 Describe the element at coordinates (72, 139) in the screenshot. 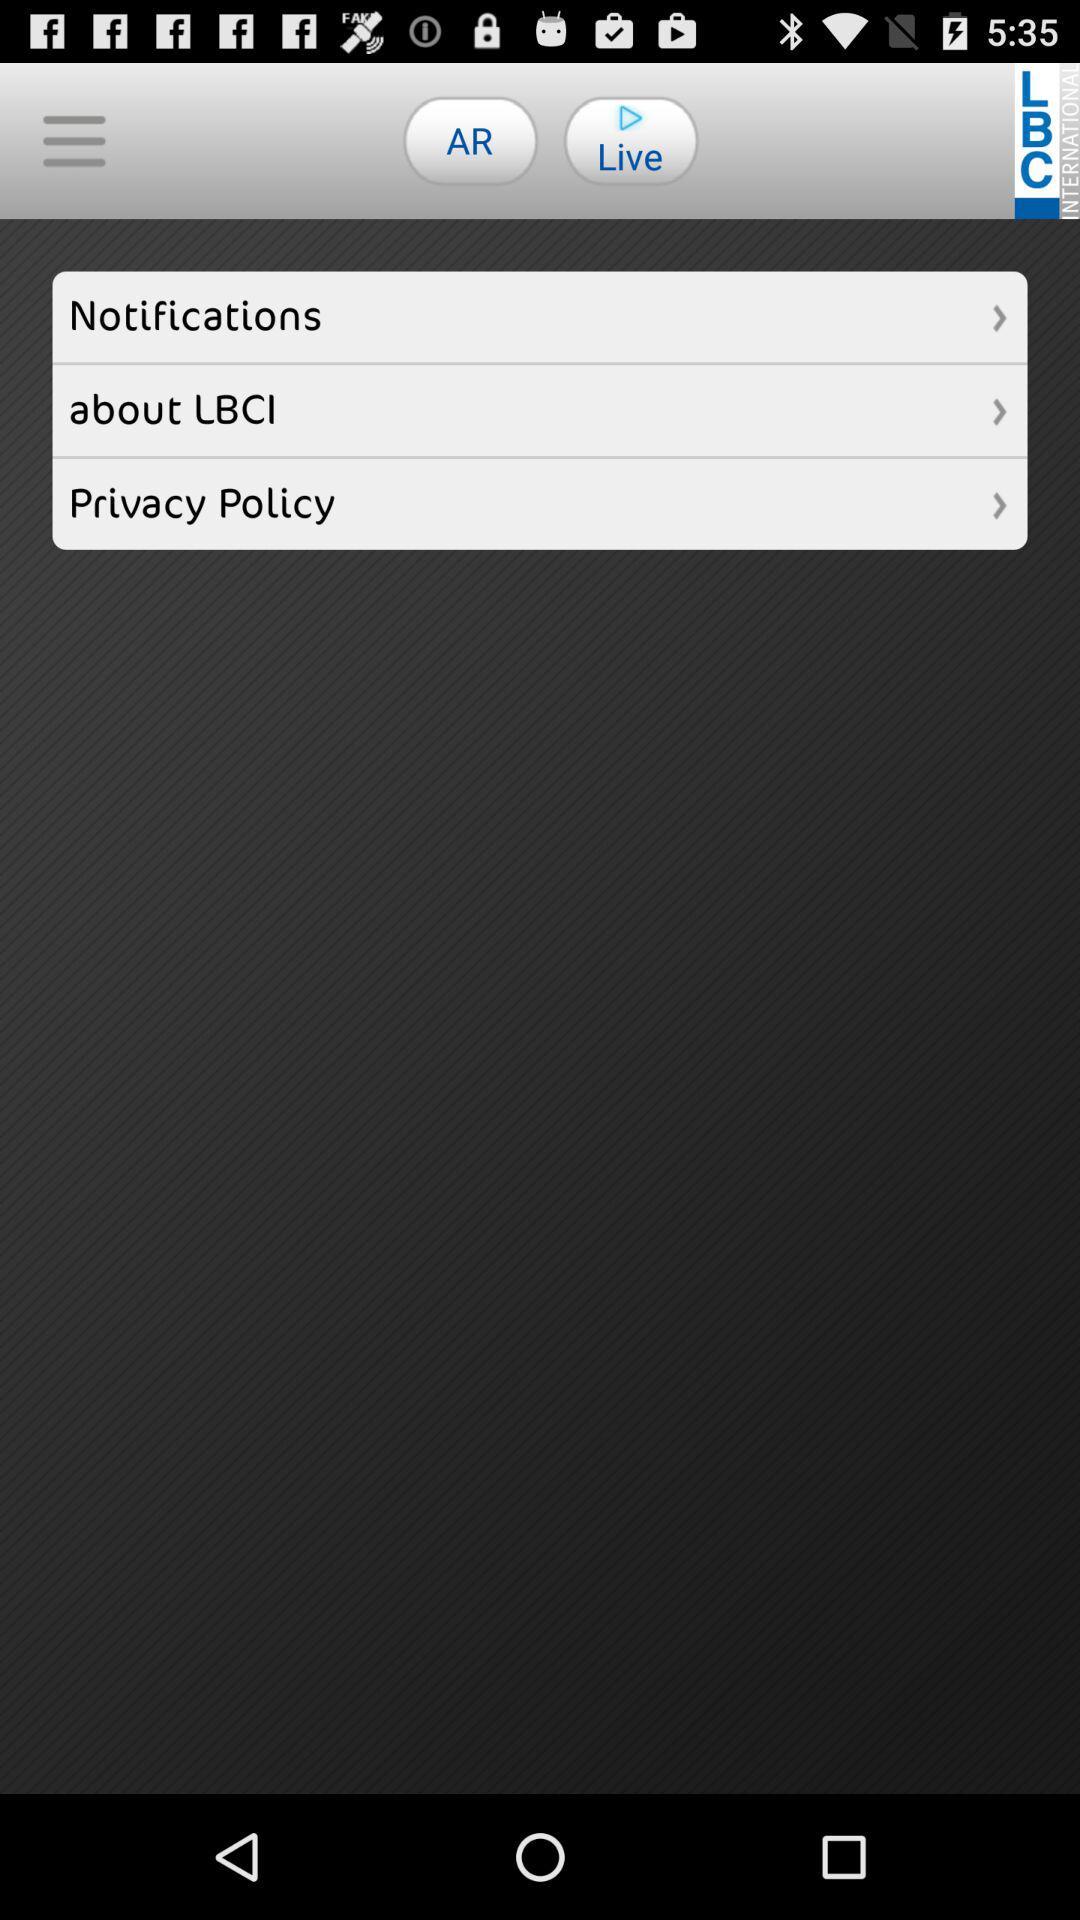

I see `the button next to the ar item` at that location.